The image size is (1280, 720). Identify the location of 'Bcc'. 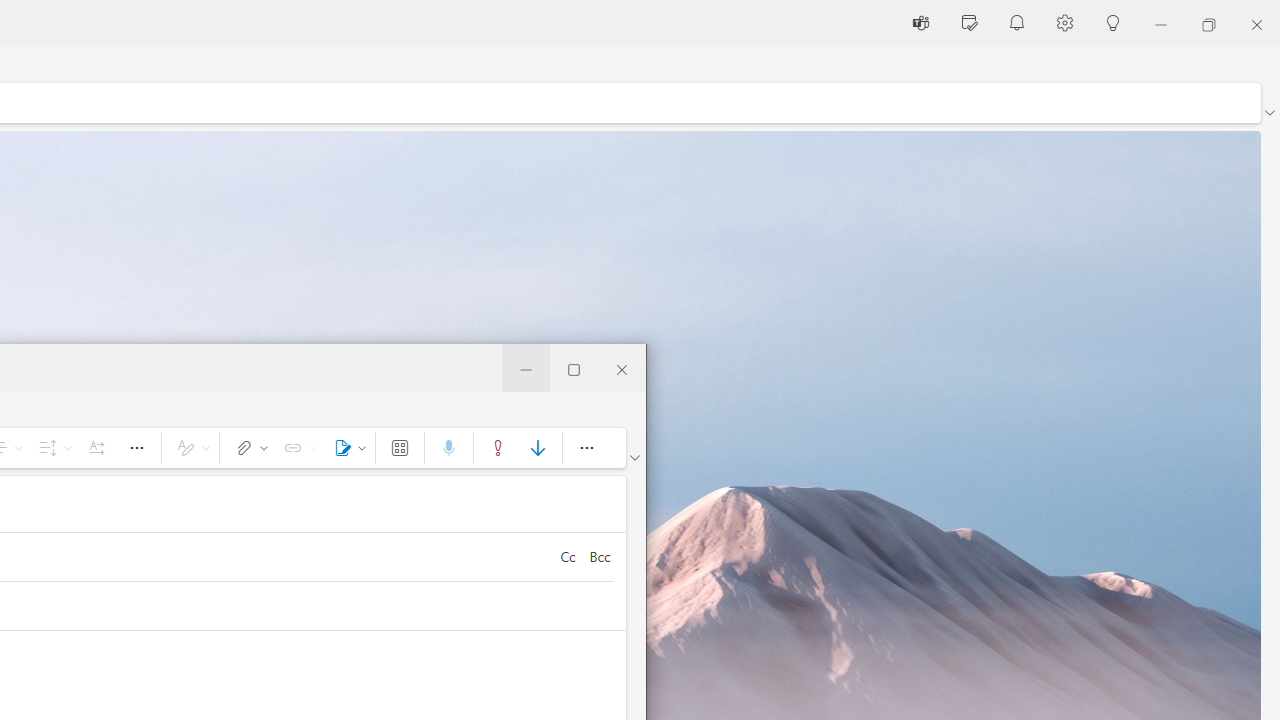
(598, 556).